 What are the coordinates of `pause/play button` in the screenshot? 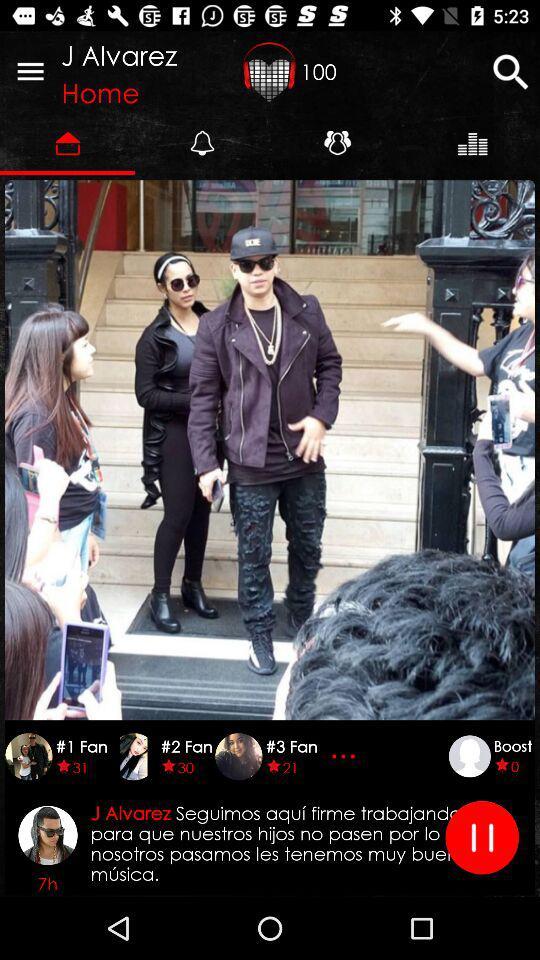 It's located at (481, 837).